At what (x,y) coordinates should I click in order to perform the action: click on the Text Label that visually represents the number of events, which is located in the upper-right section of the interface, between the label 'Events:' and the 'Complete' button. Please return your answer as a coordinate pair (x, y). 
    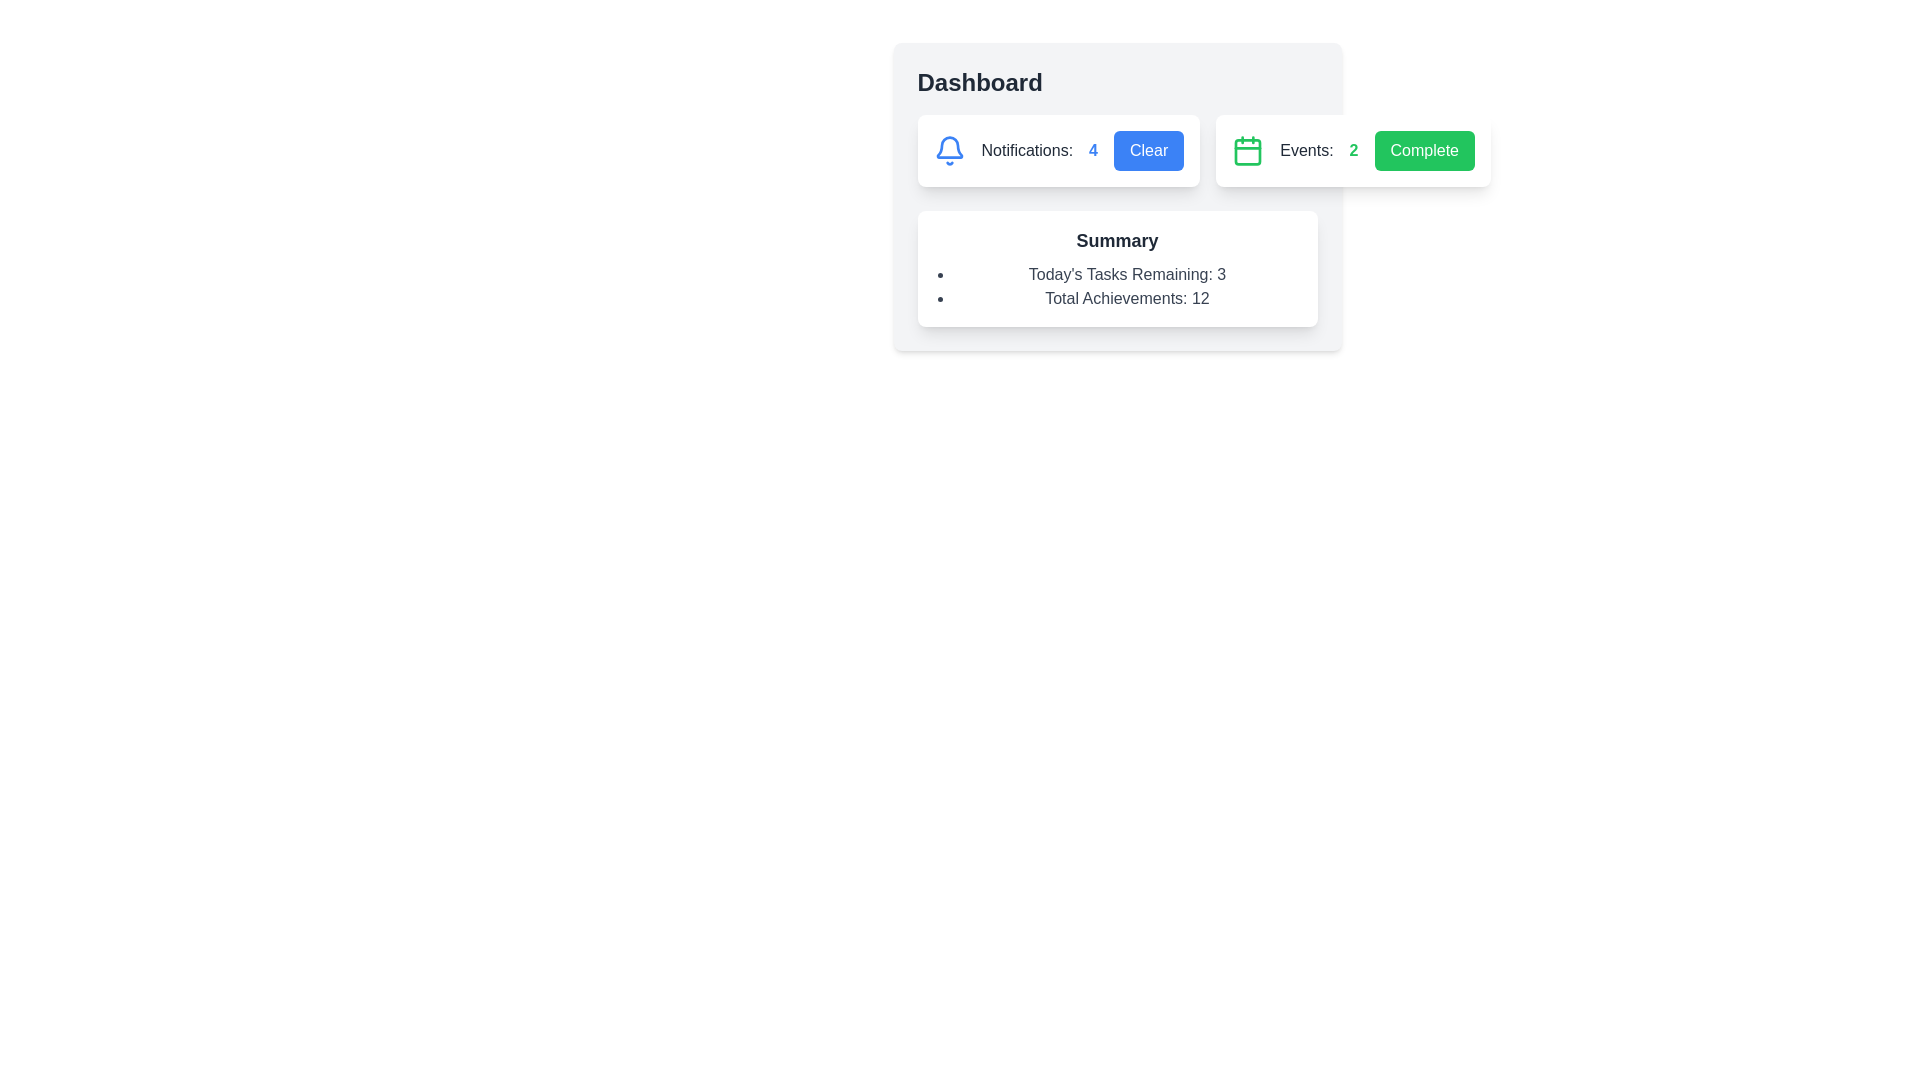
    Looking at the image, I should click on (1353, 149).